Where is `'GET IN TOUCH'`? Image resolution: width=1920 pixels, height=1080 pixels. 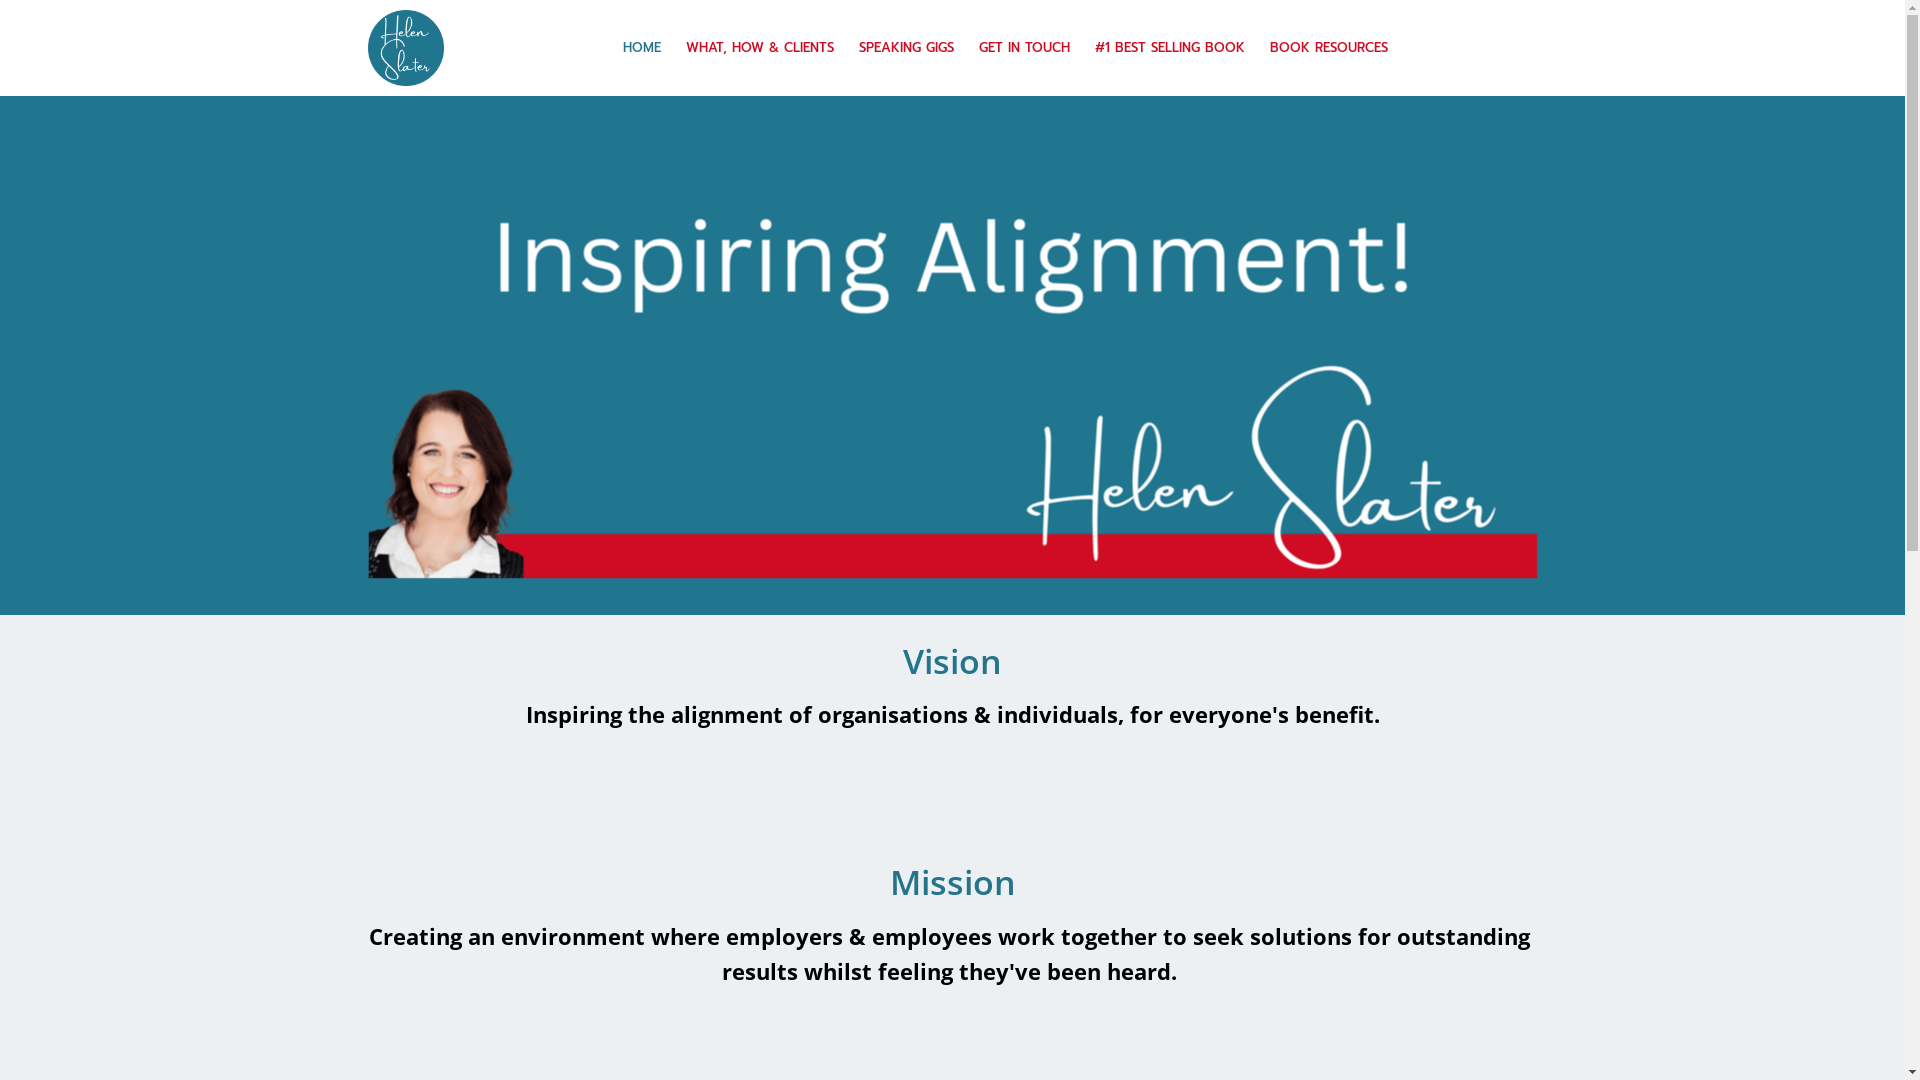 'GET IN TOUCH' is located at coordinates (1025, 46).